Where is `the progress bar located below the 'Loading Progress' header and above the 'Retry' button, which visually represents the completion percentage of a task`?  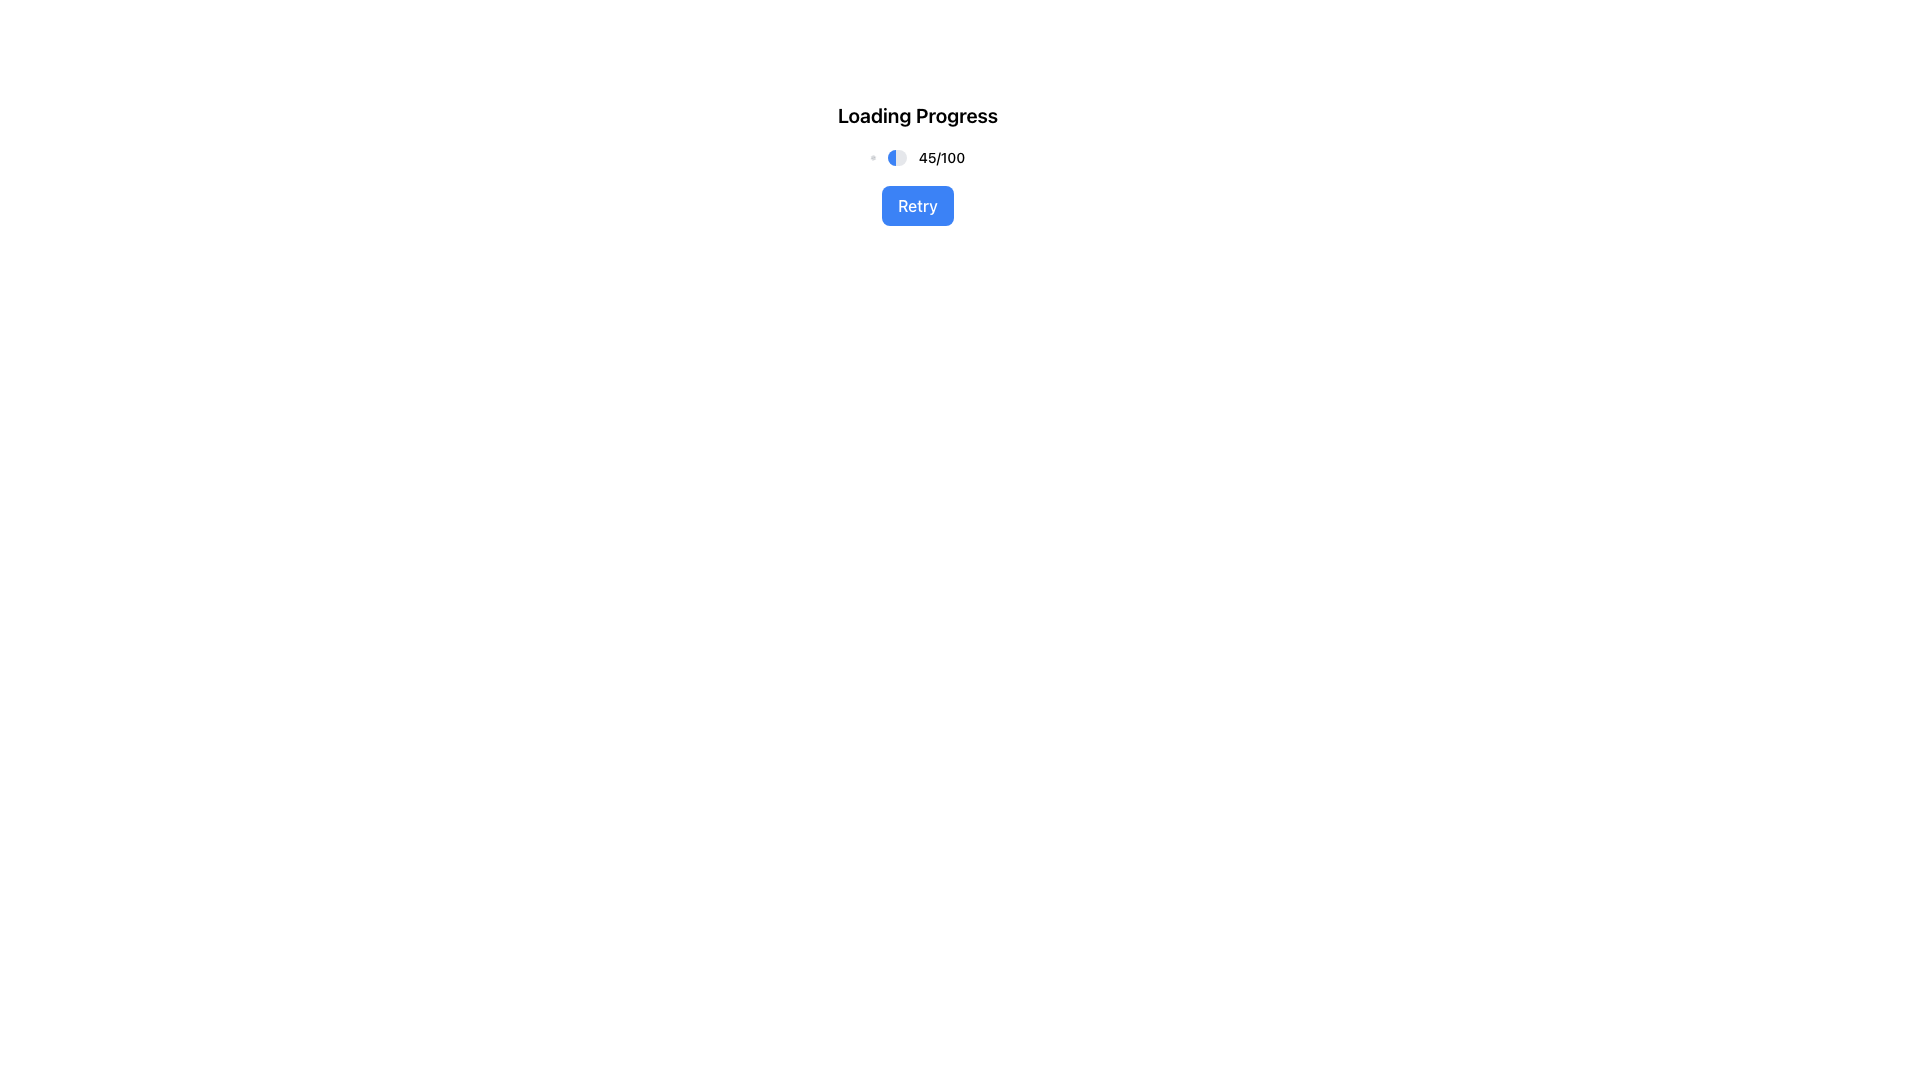 the progress bar located below the 'Loading Progress' header and above the 'Retry' button, which visually represents the completion percentage of a task is located at coordinates (896, 157).